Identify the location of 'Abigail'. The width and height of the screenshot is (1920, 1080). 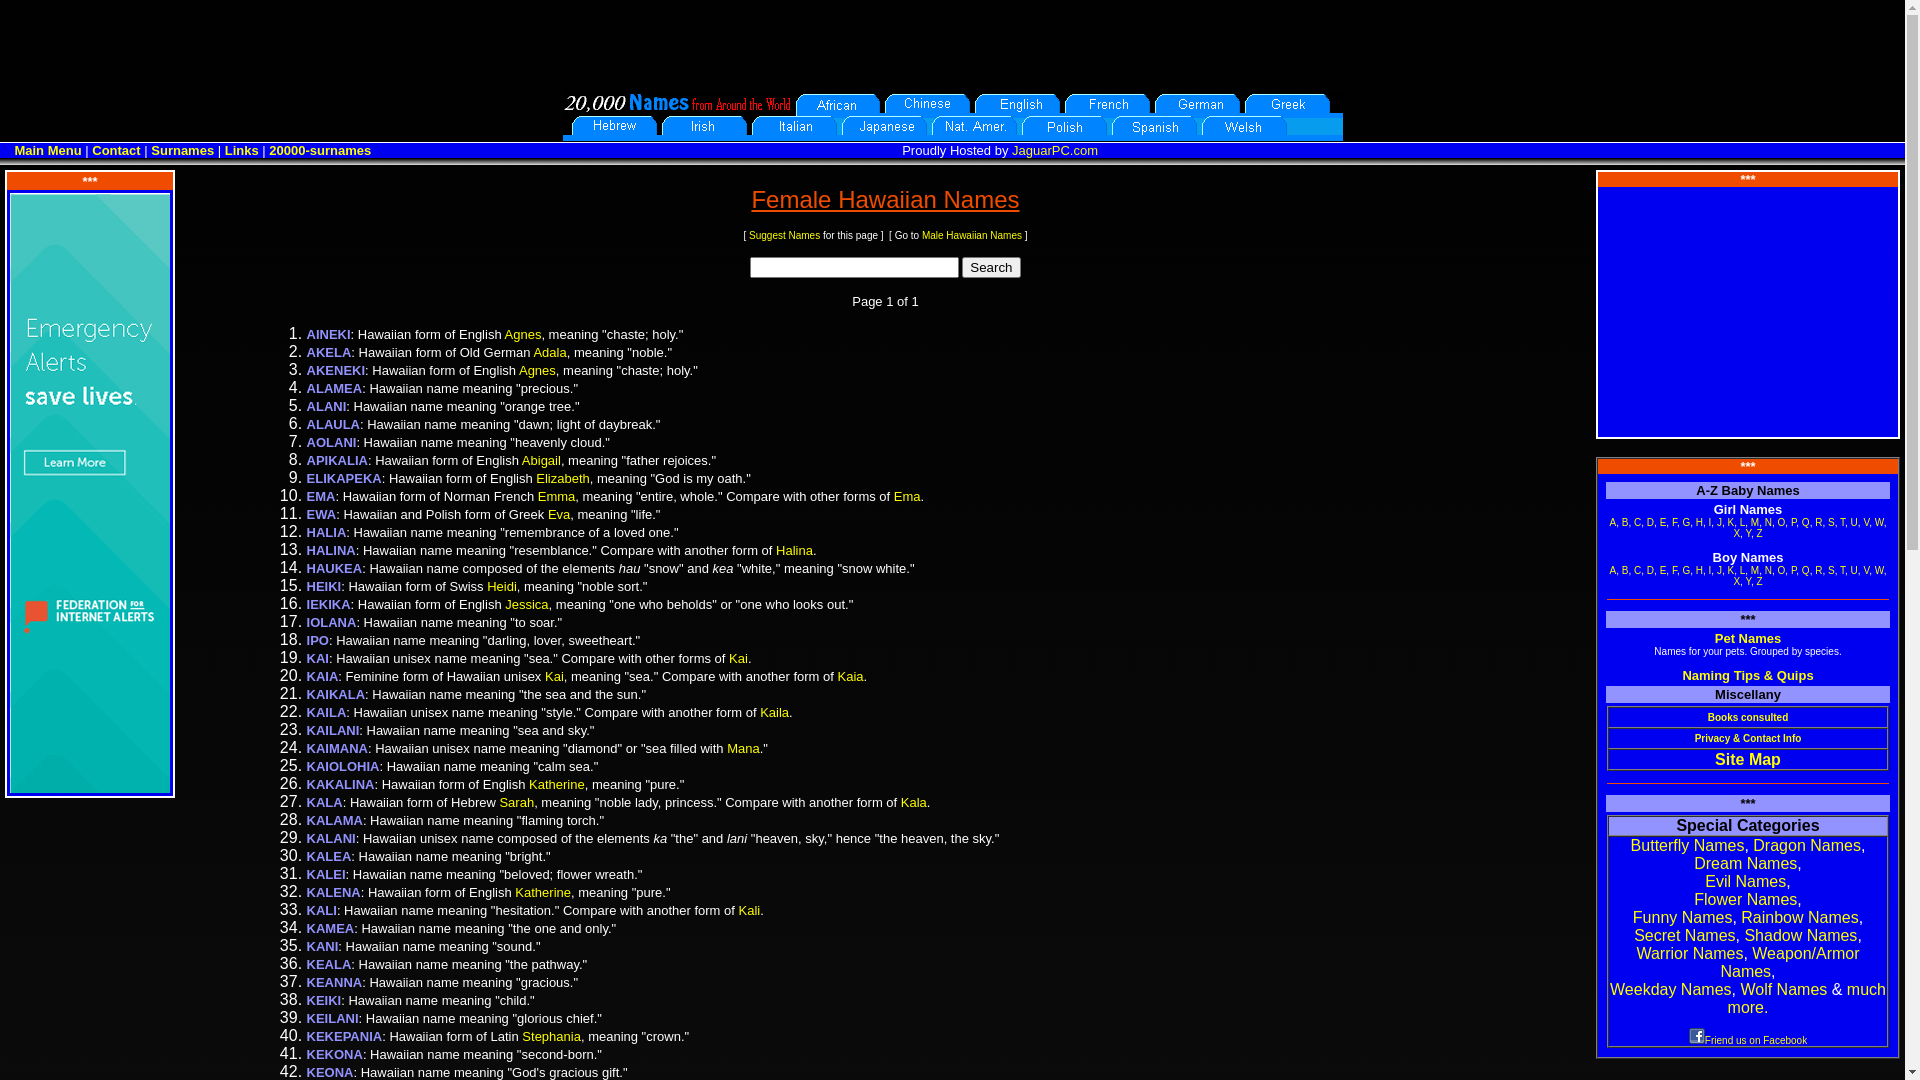
(541, 460).